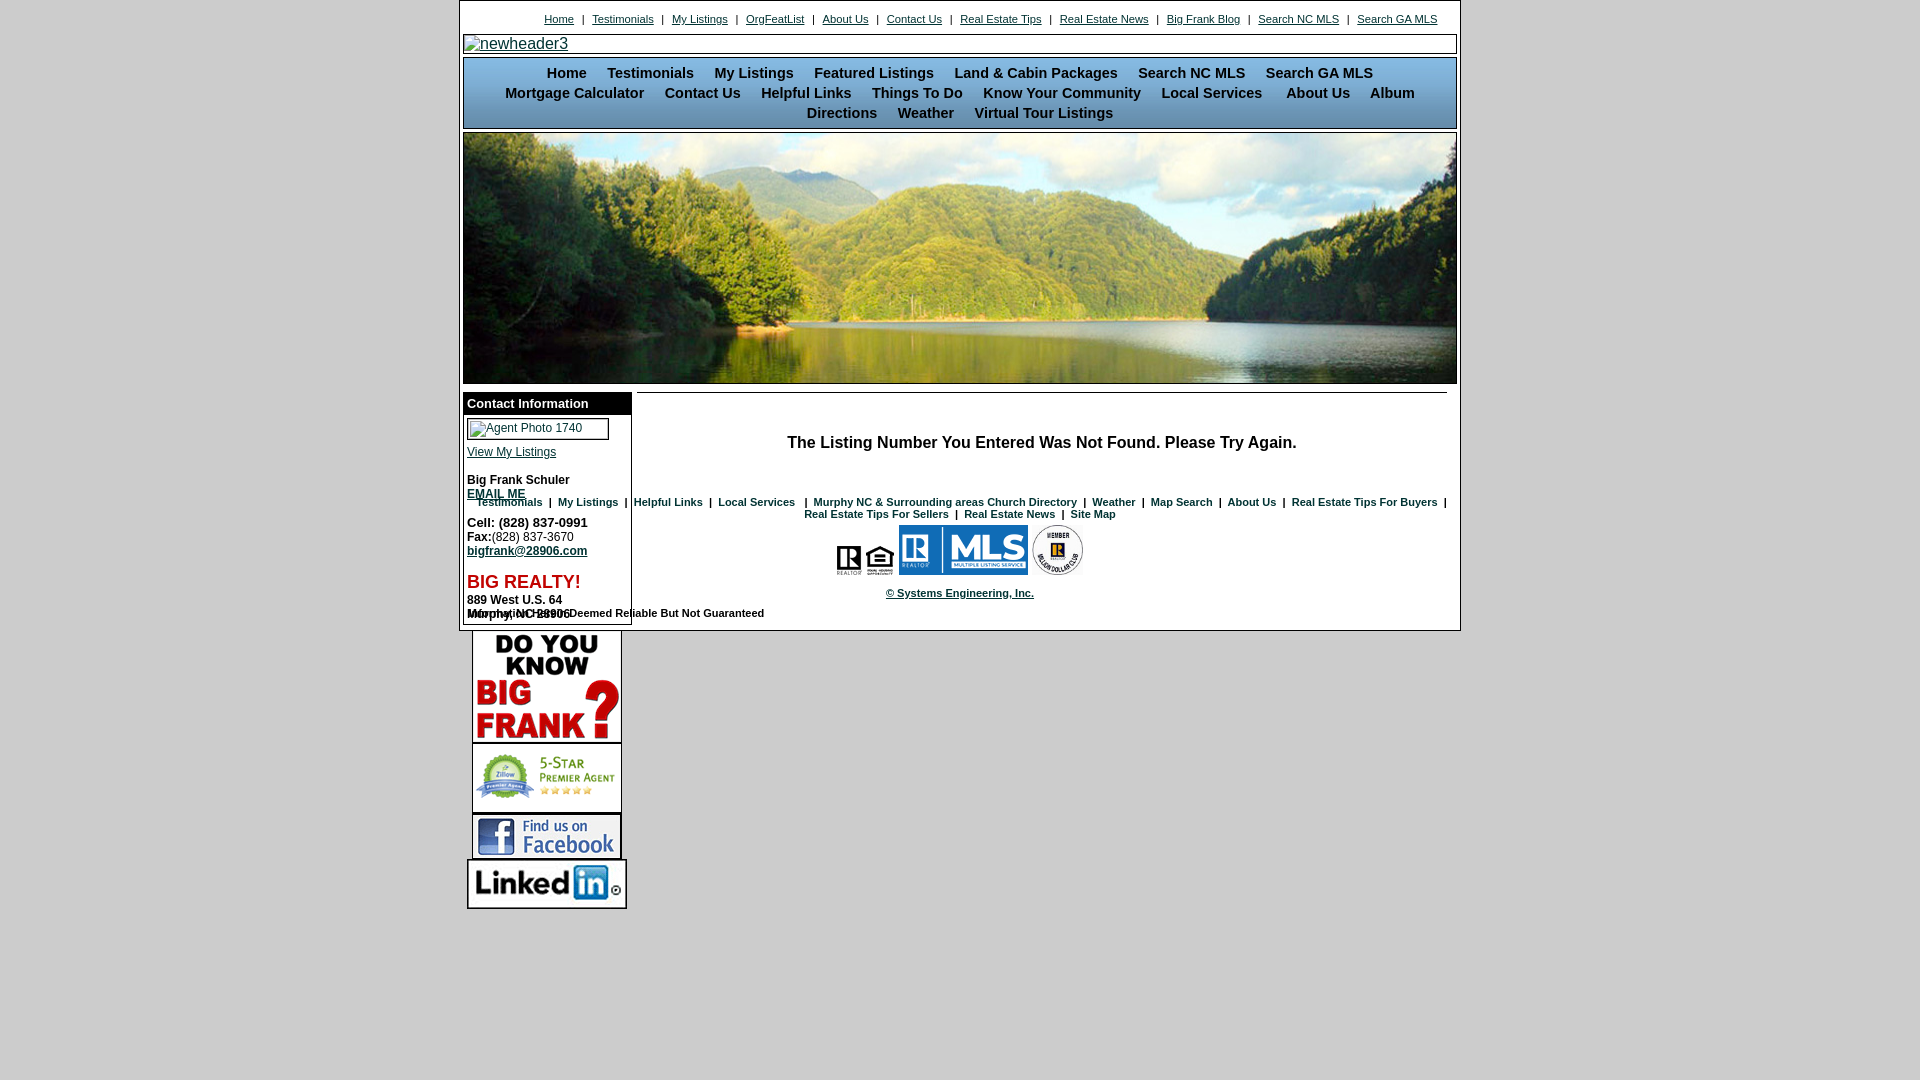 The width and height of the screenshot is (1920, 1080). What do you see at coordinates (589, 19) in the screenshot?
I see `'Testimonials'` at bounding box center [589, 19].